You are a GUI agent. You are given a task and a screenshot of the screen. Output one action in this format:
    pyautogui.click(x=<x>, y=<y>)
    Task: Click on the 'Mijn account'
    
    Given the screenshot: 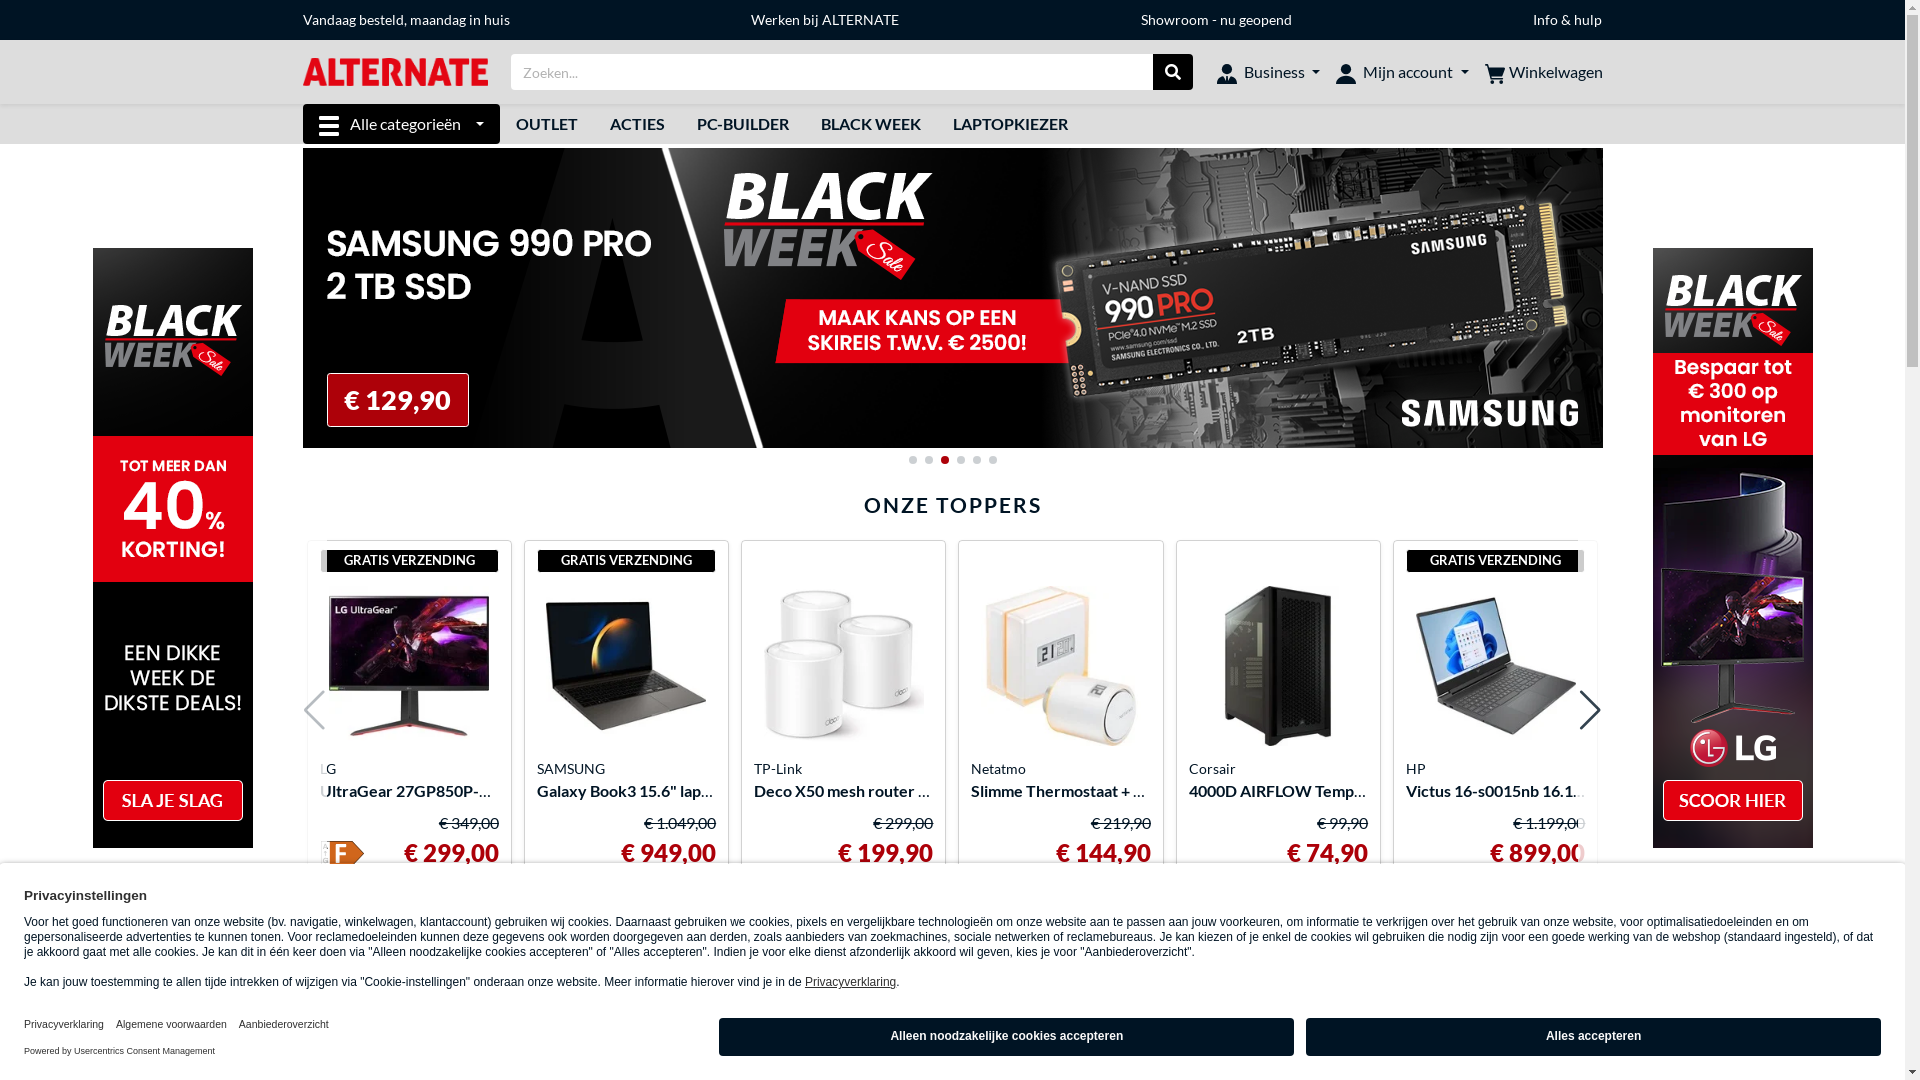 What is the action you would take?
    pyautogui.click(x=1400, y=71)
    